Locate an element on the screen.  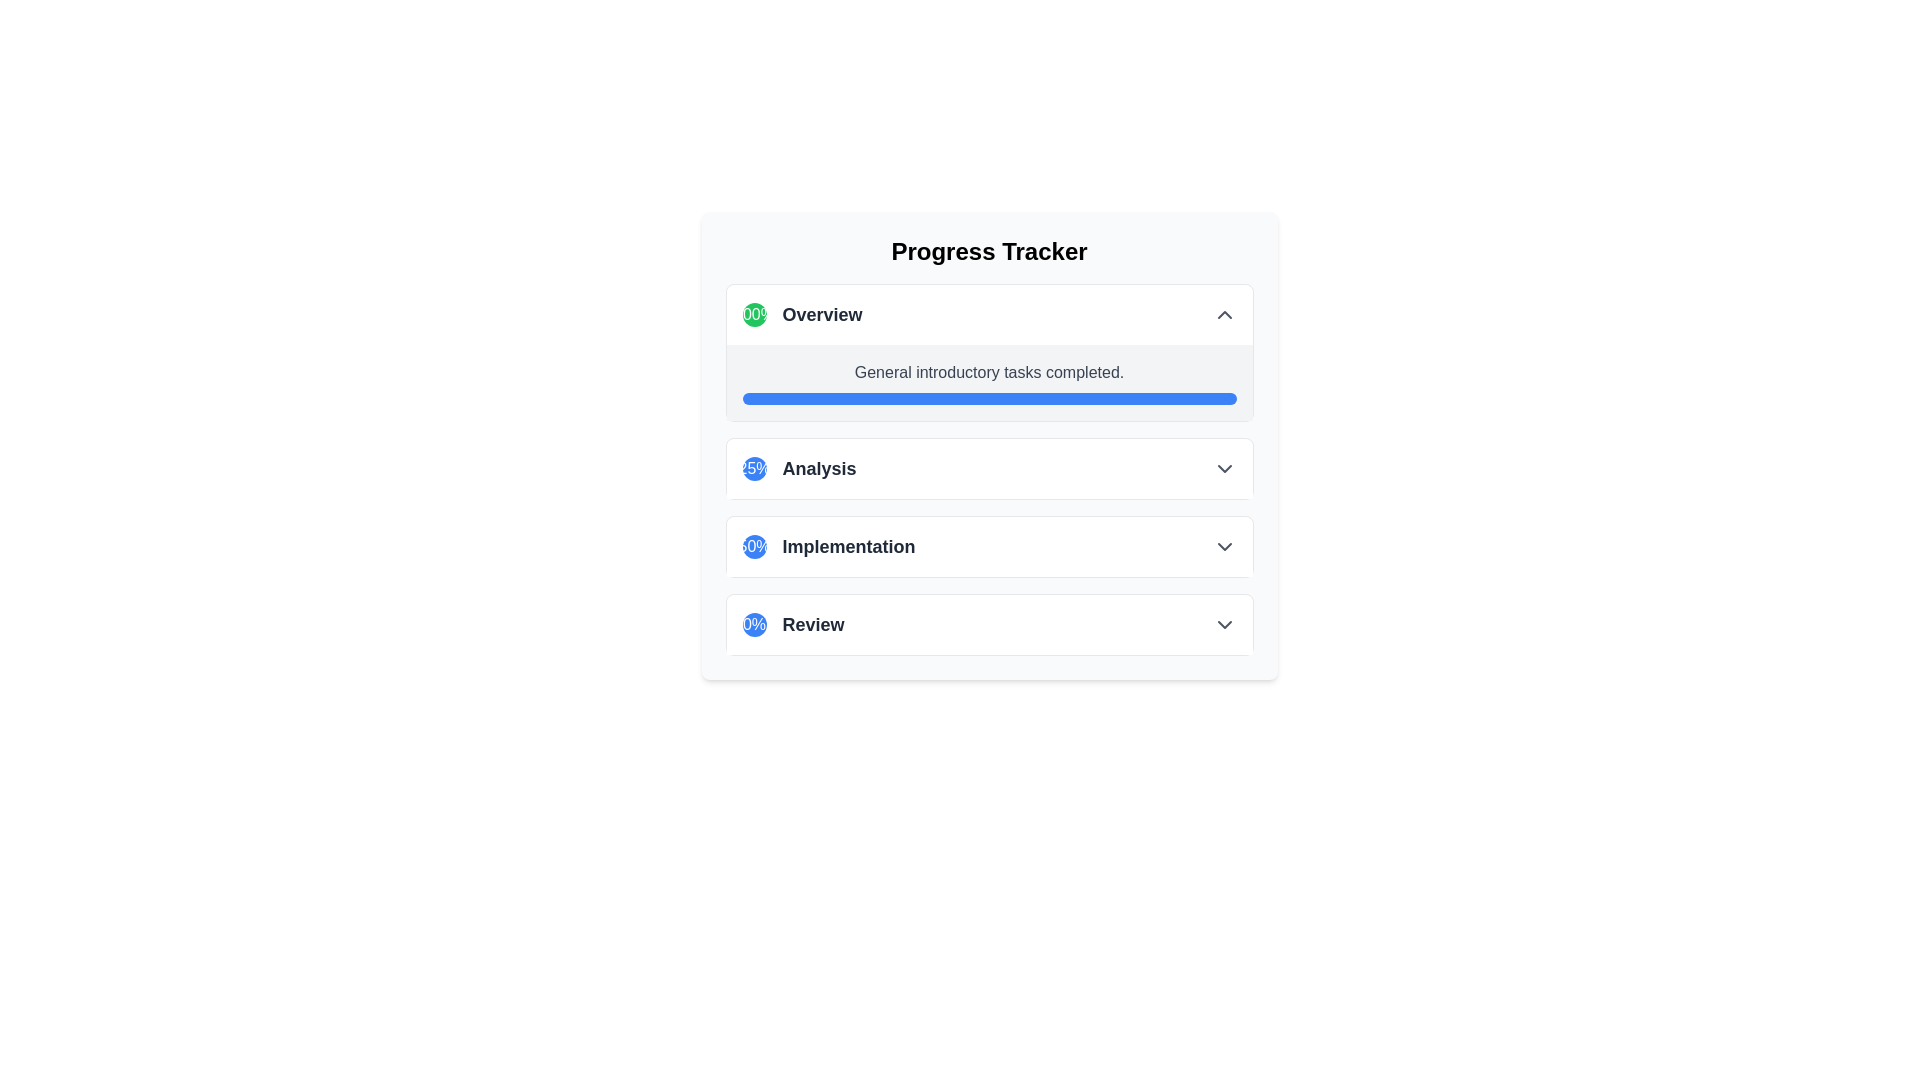
the informational icon or badge that indicates the progress percentage of the 'Implementation' section is located at coordinates (753, 547).